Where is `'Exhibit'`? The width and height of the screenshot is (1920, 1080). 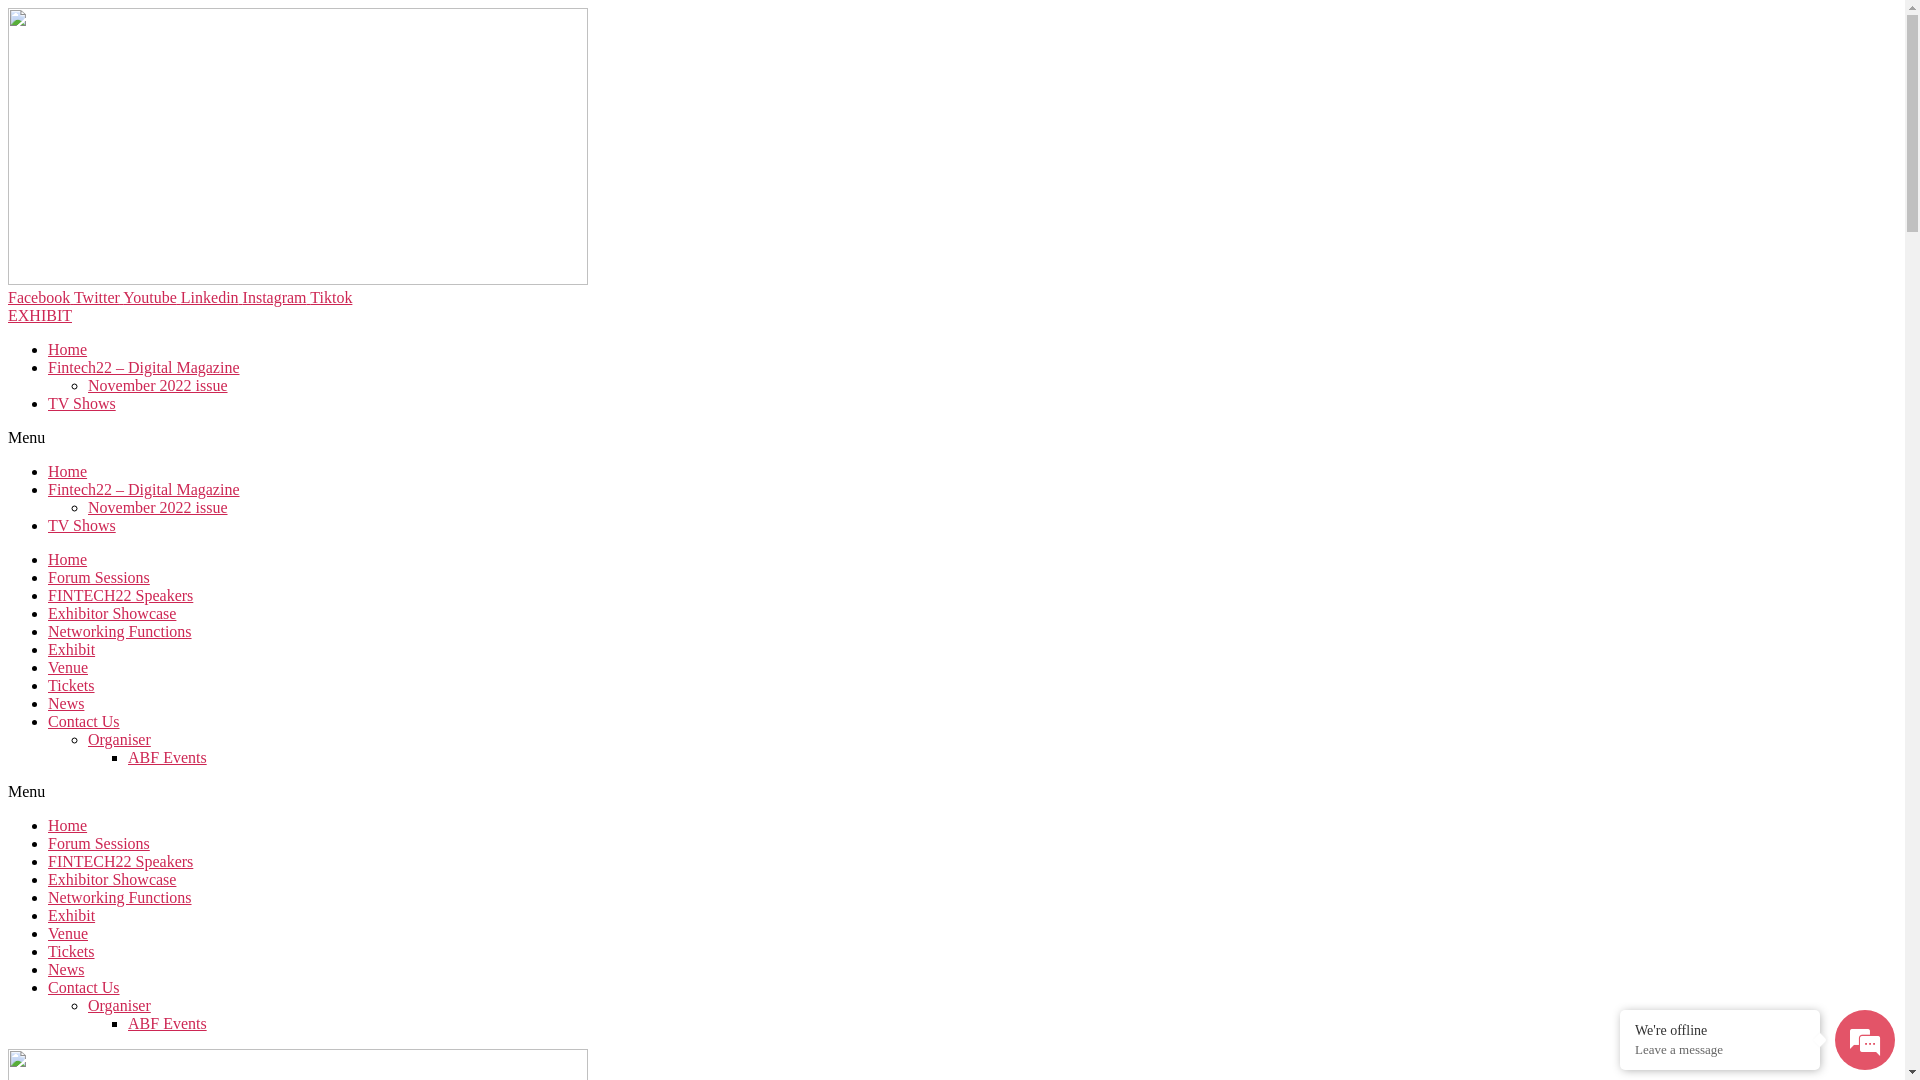 'Exhibit' is located at coordinates (71, 915).